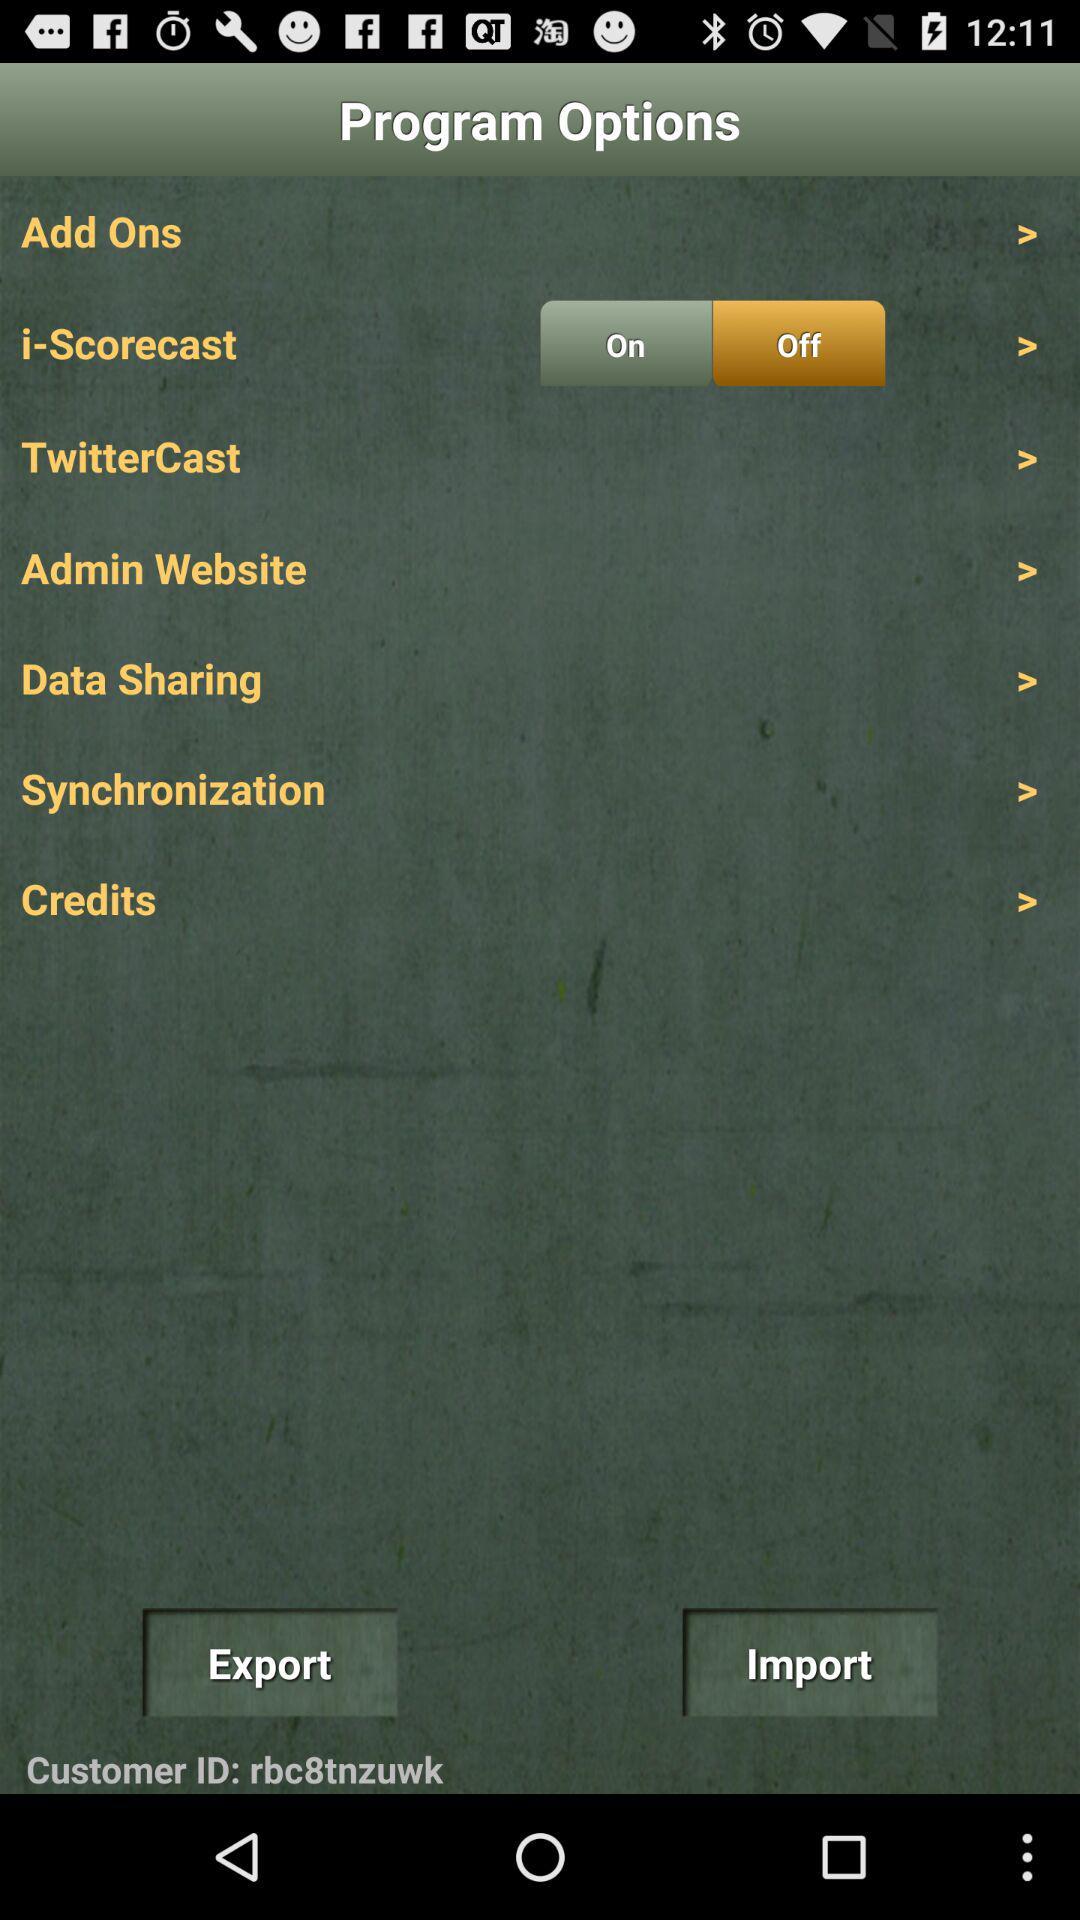 This screenshot has height=1920, width=1080. Describe the element at coordinates (625, 343) in the screenshot. I see `icon above twittercast icon` at that location.